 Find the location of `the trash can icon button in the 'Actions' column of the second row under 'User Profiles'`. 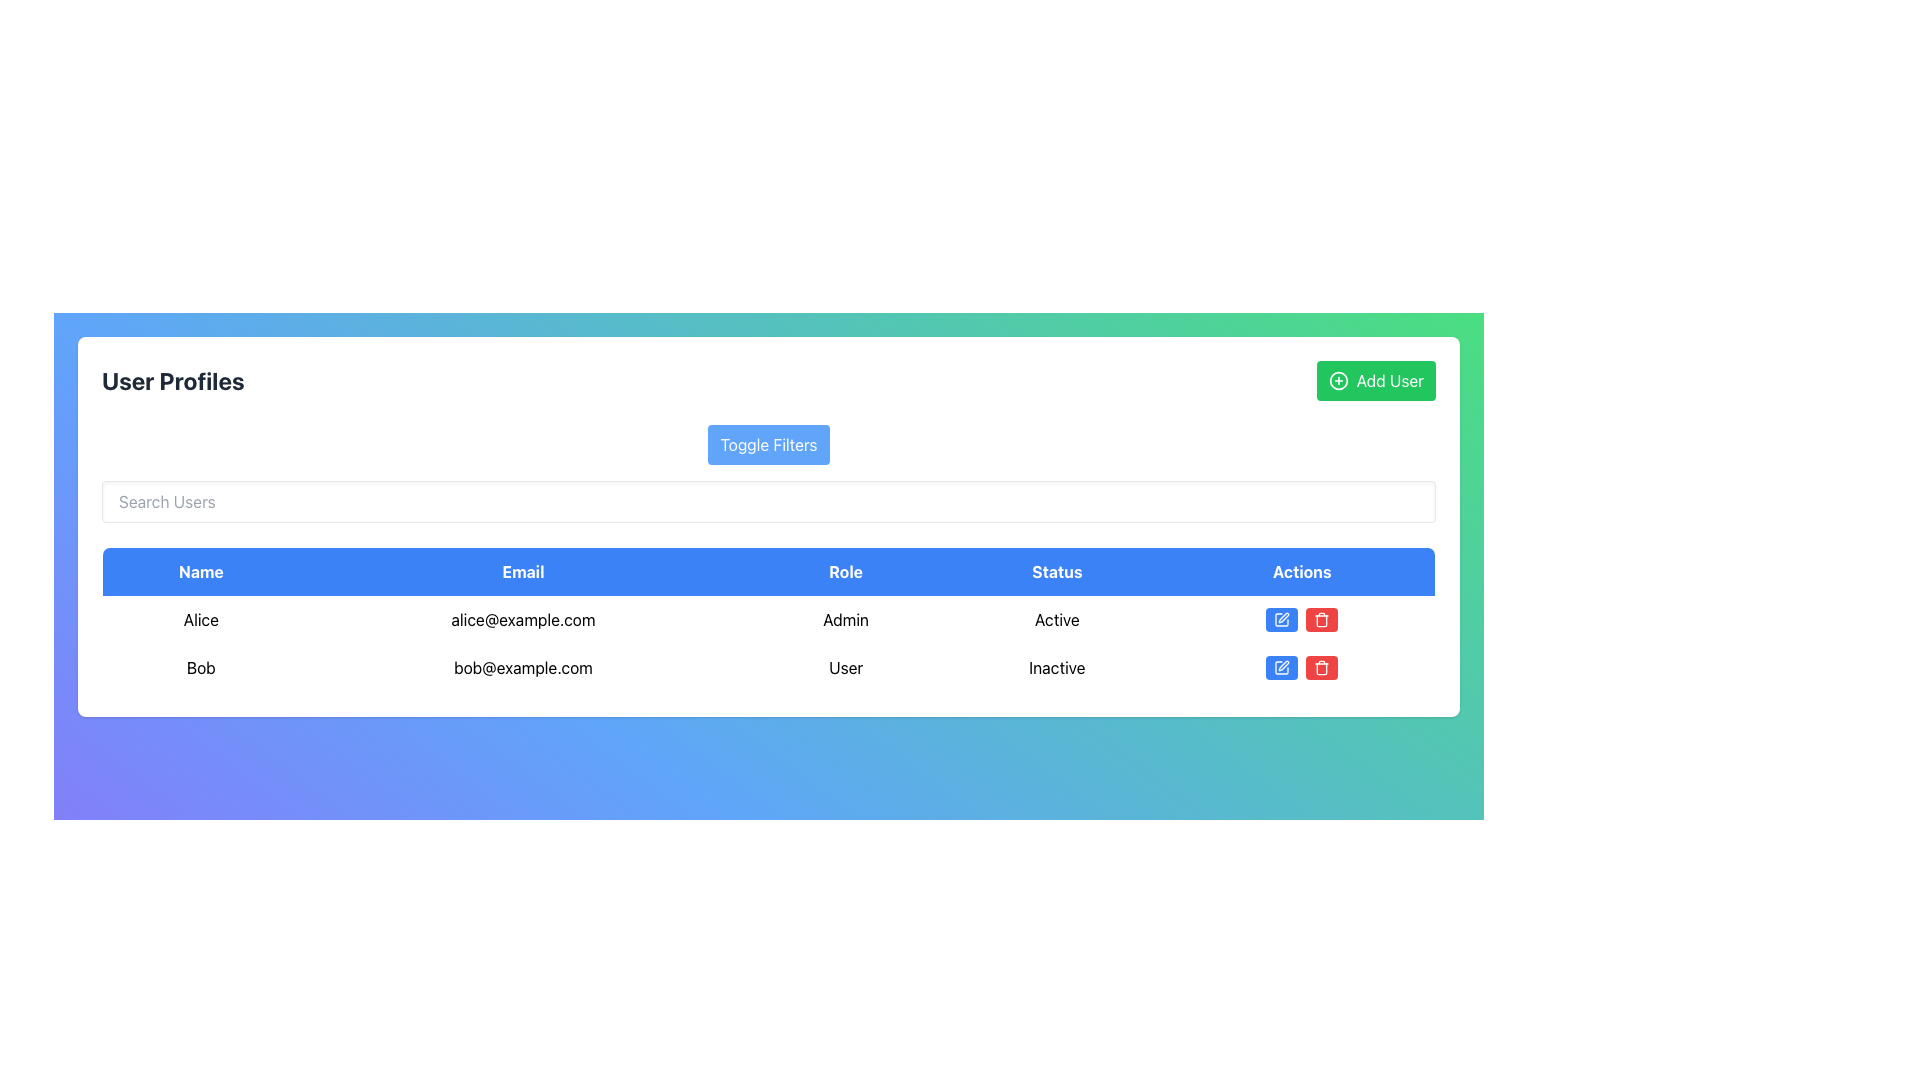

the trash can icon button in the 'Actions' column of the second row under 'User Profiles' is located at coordinates (1322, 619).